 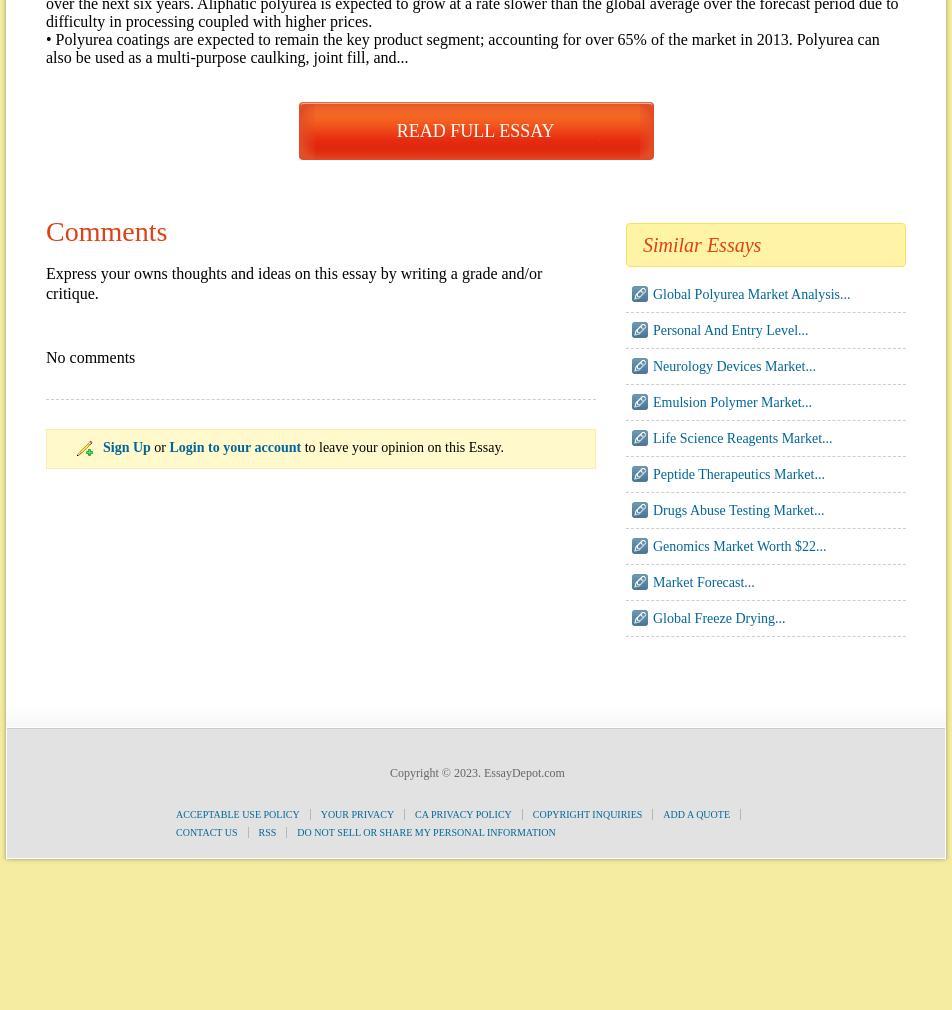 What do you see at coordinates (739, 545) in the screenshot?
I see `'Genomics Market Worth $22...'` at bounding box center [739, 545].